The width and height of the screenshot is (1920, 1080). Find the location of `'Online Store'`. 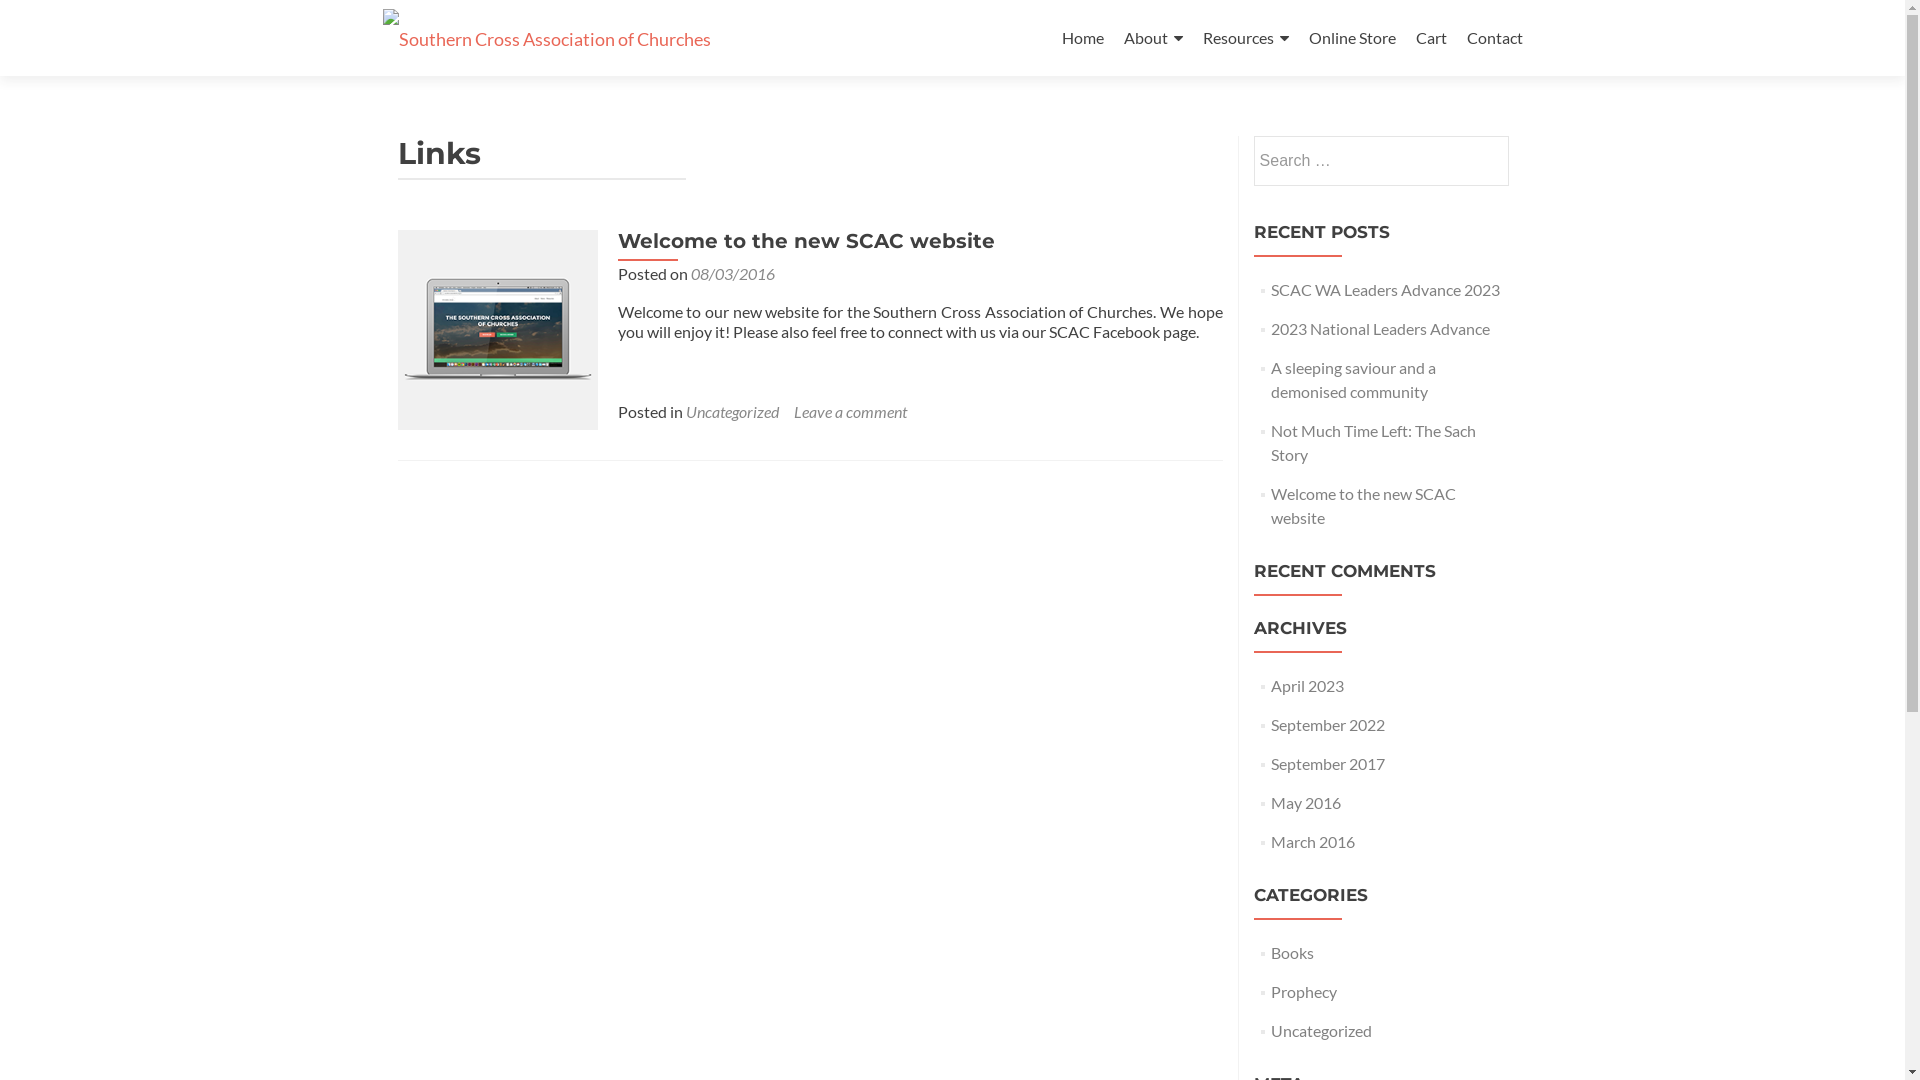

'Online Store' is located at coordinates (1351, 37).